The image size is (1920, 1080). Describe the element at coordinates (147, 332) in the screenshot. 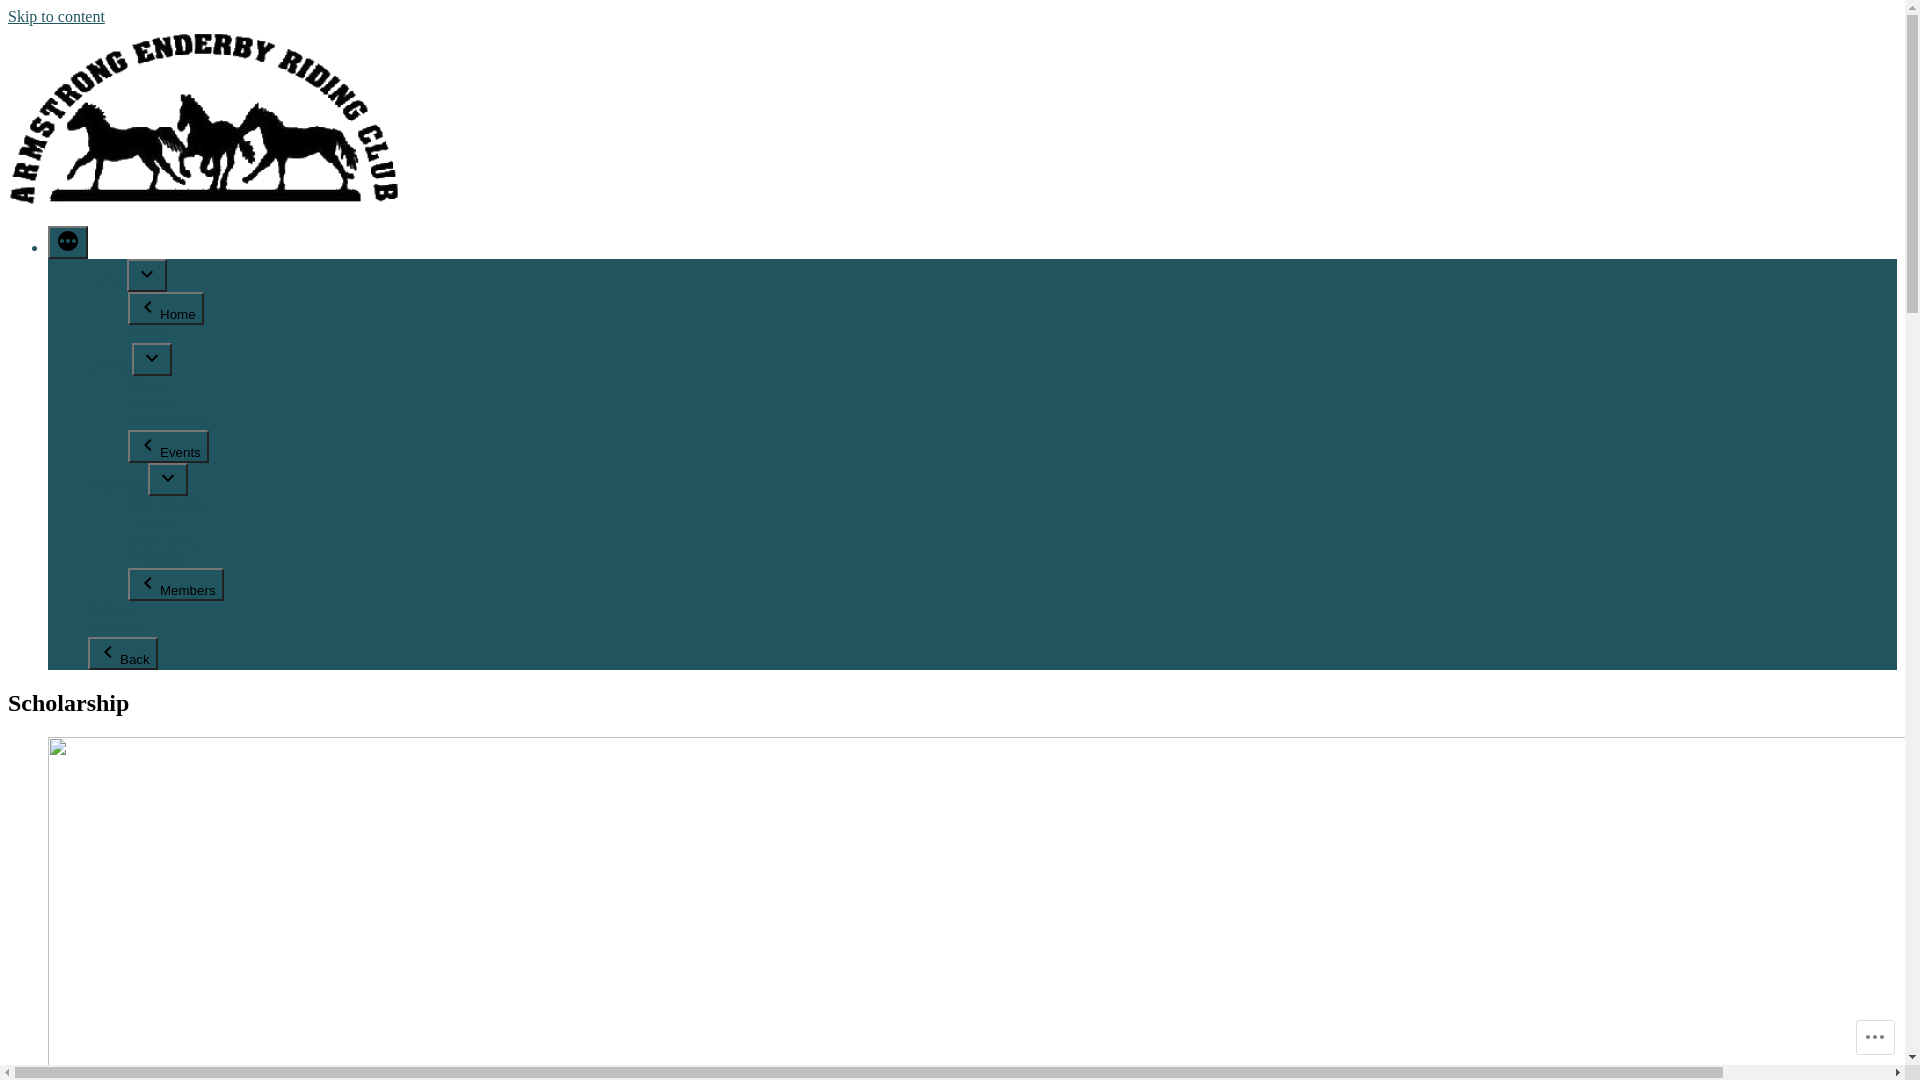

I see `'About'` at that location.